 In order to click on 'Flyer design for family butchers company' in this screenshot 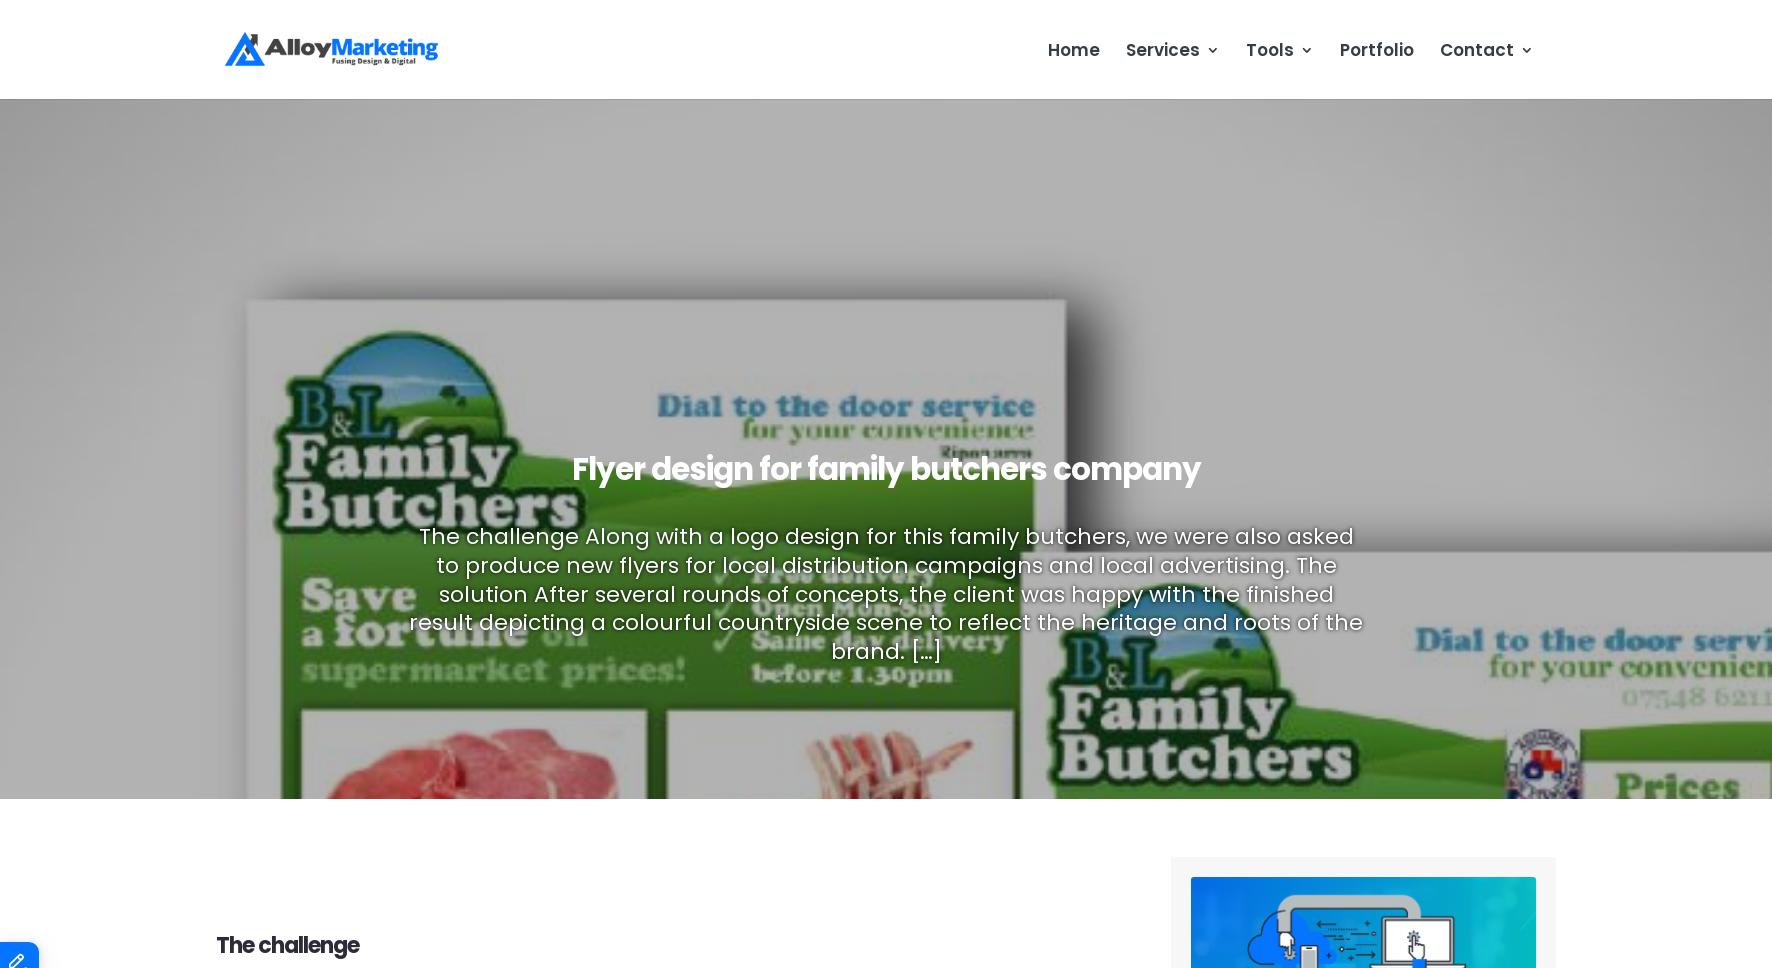, I will do `click(885, 467)`.